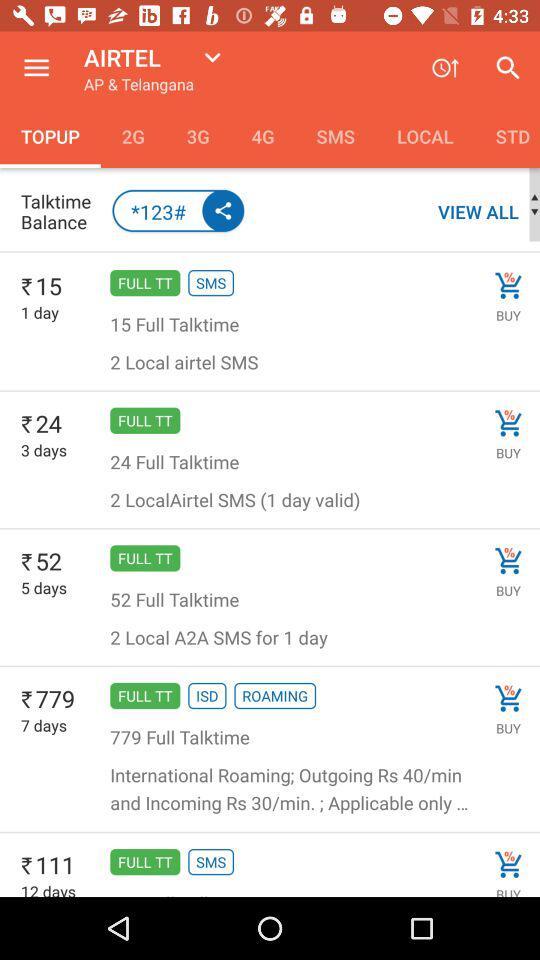  What do you see at coordinates (198, 135) in the screenshot?
I see `3g item` at bounding box center [198, 135].